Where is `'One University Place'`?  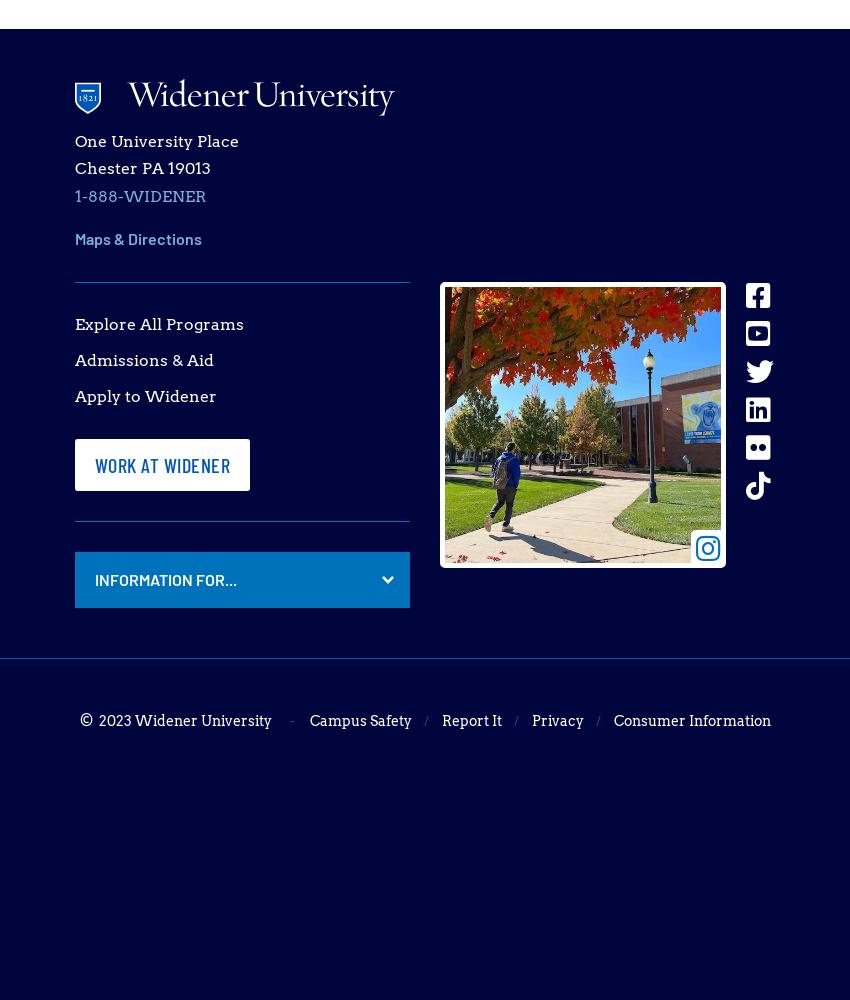
'One University Place' is located at coordinates (155, 141).